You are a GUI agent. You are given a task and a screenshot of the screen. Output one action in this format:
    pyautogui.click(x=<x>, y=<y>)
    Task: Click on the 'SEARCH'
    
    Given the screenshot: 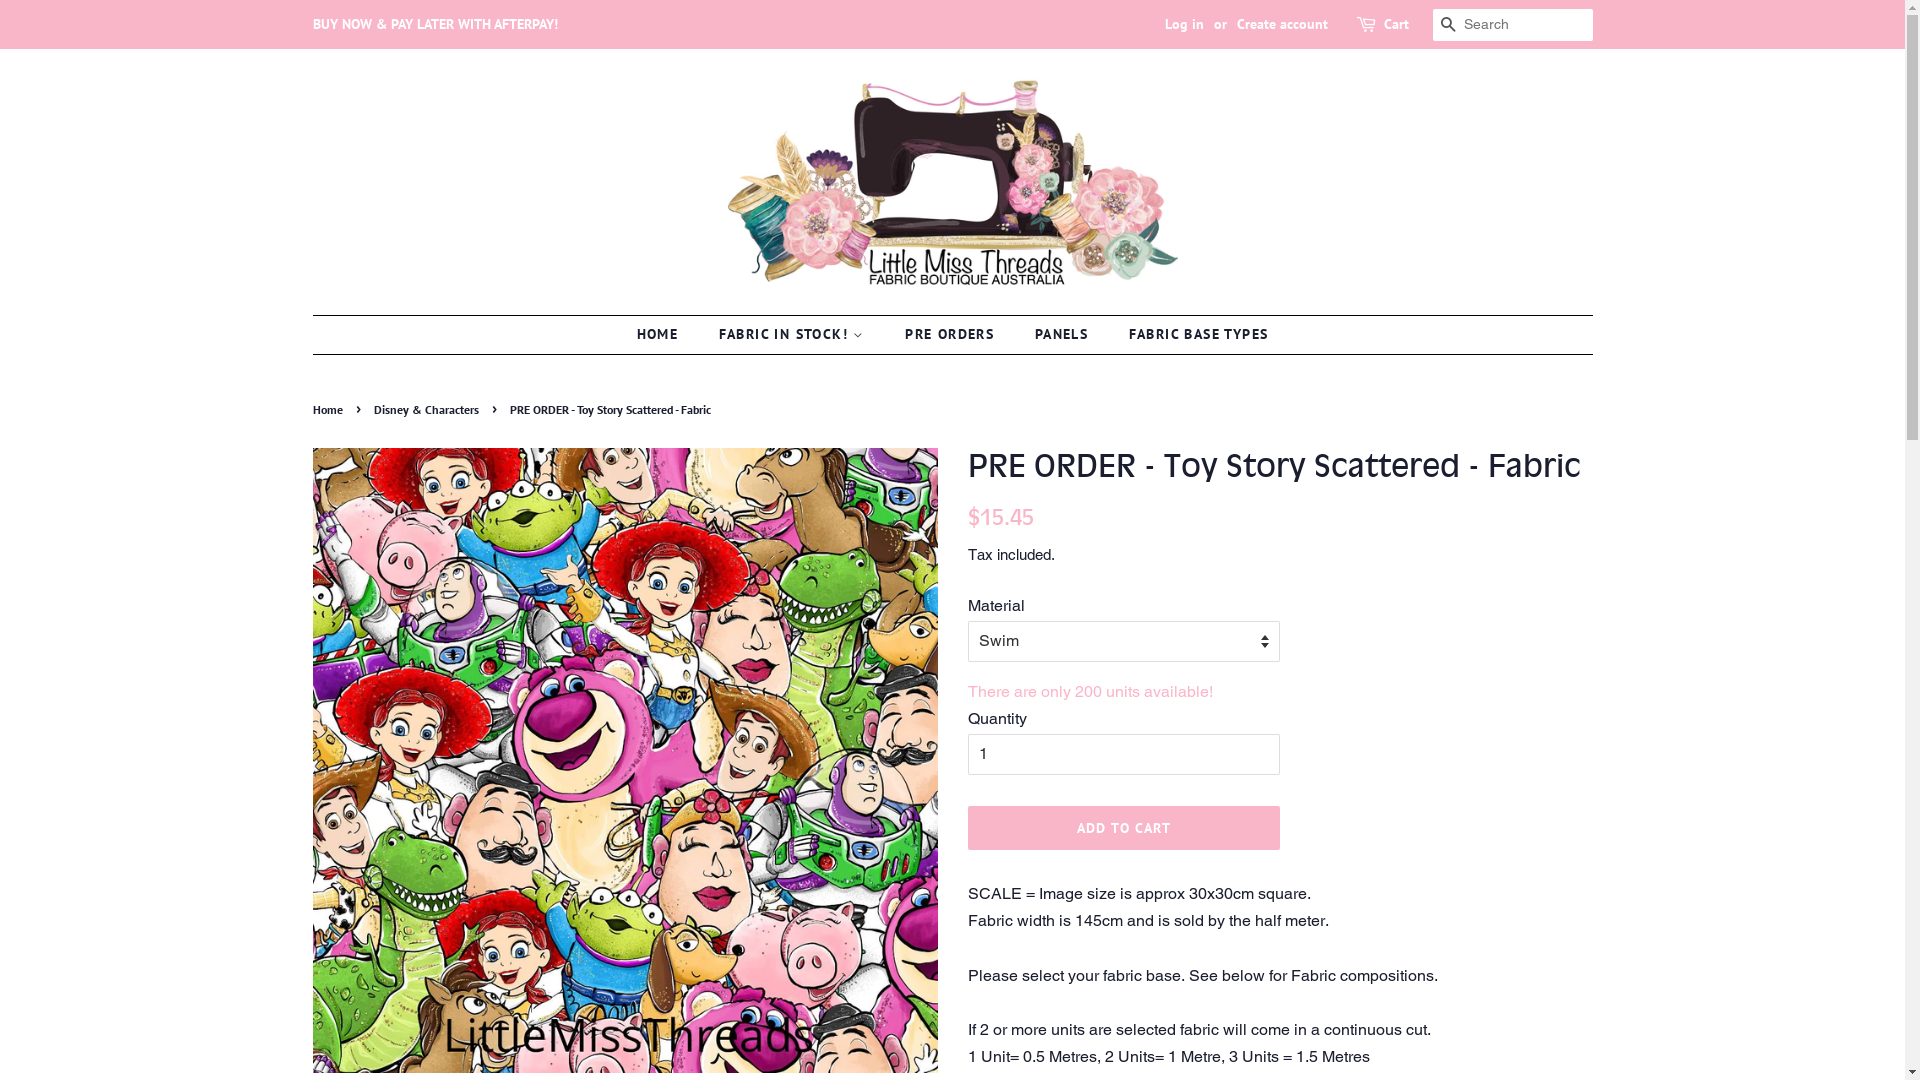 What is the action you would take?
    pyautogui.click(x=1430, y=25)
    